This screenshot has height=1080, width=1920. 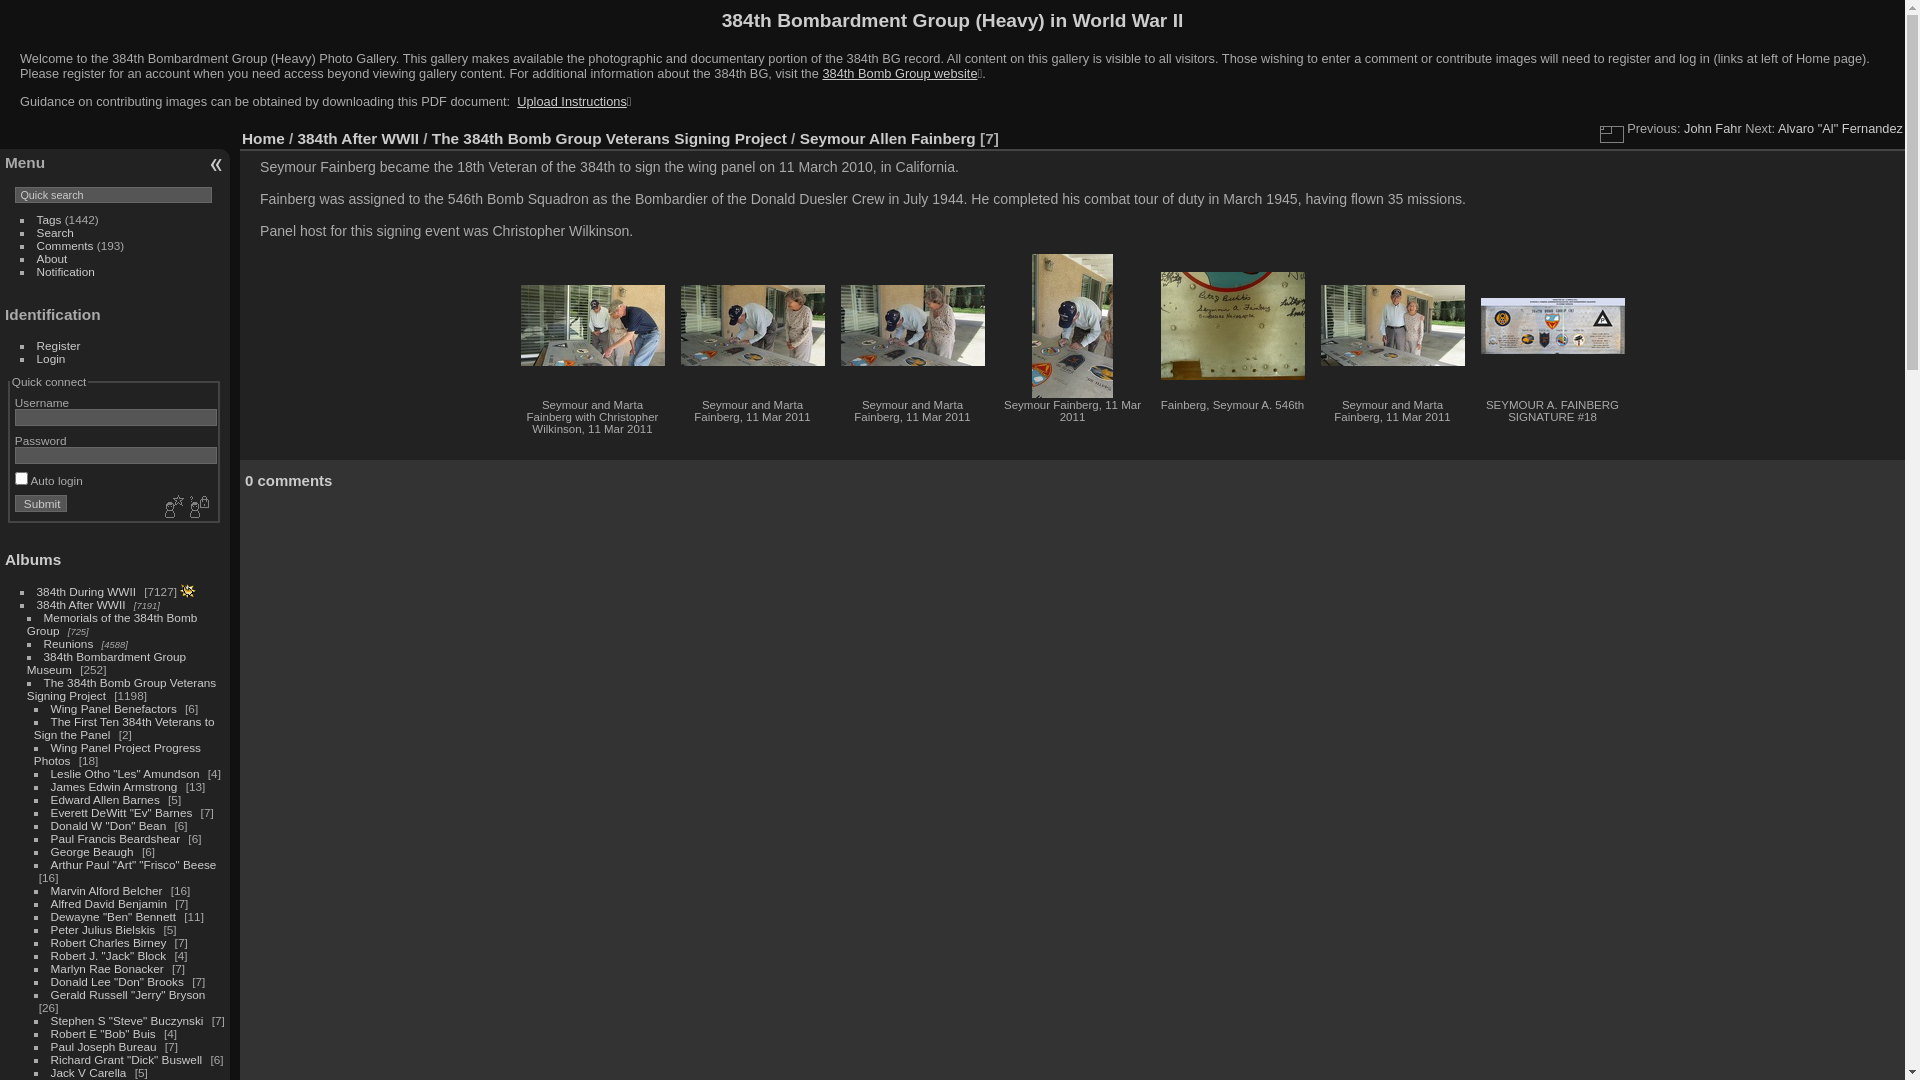 I want to click on 'Tags', so click(x=49, y=219).